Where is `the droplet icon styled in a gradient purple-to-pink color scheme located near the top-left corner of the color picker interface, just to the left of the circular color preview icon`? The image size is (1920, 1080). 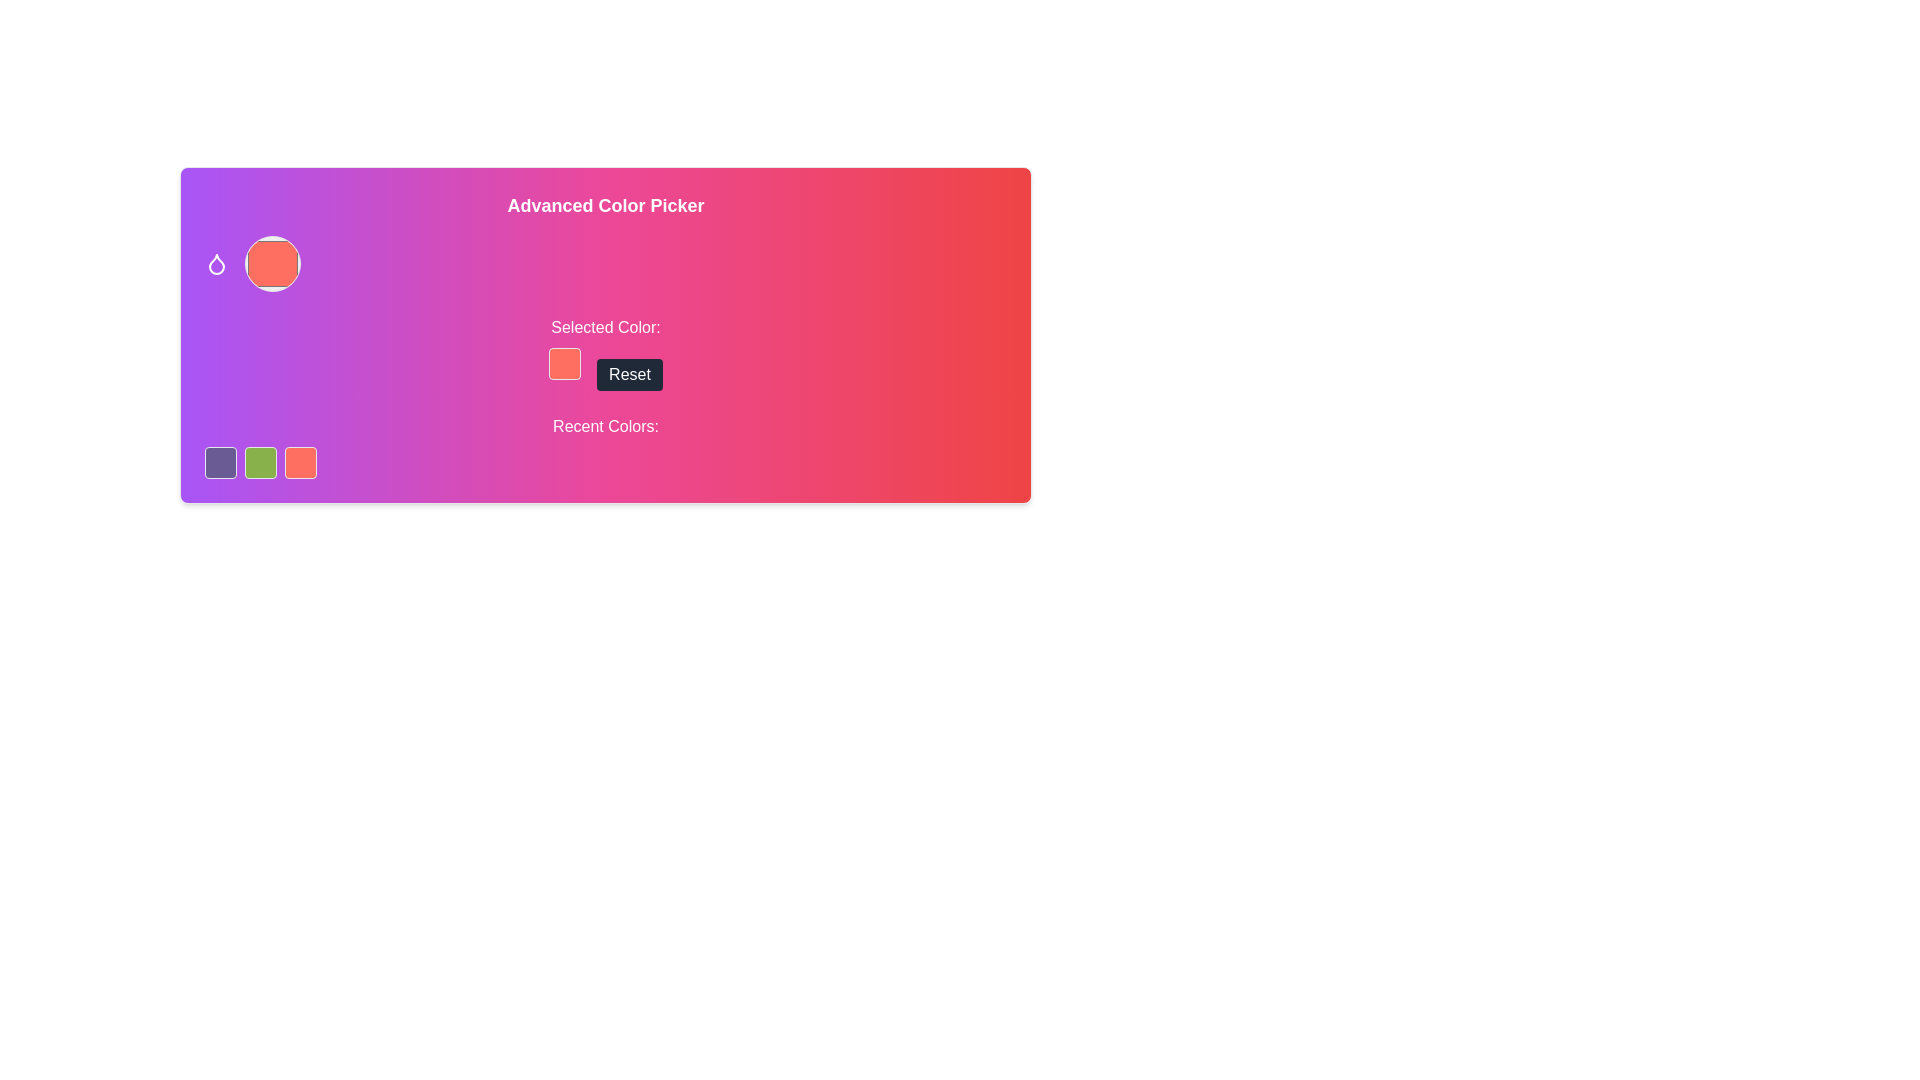 the droplet icon styled in a gradient purple-to-pink color scheme located near the top-left corner of the color picker interface, just to the left of the circular color preview icon is located at coordinates (216, 263).